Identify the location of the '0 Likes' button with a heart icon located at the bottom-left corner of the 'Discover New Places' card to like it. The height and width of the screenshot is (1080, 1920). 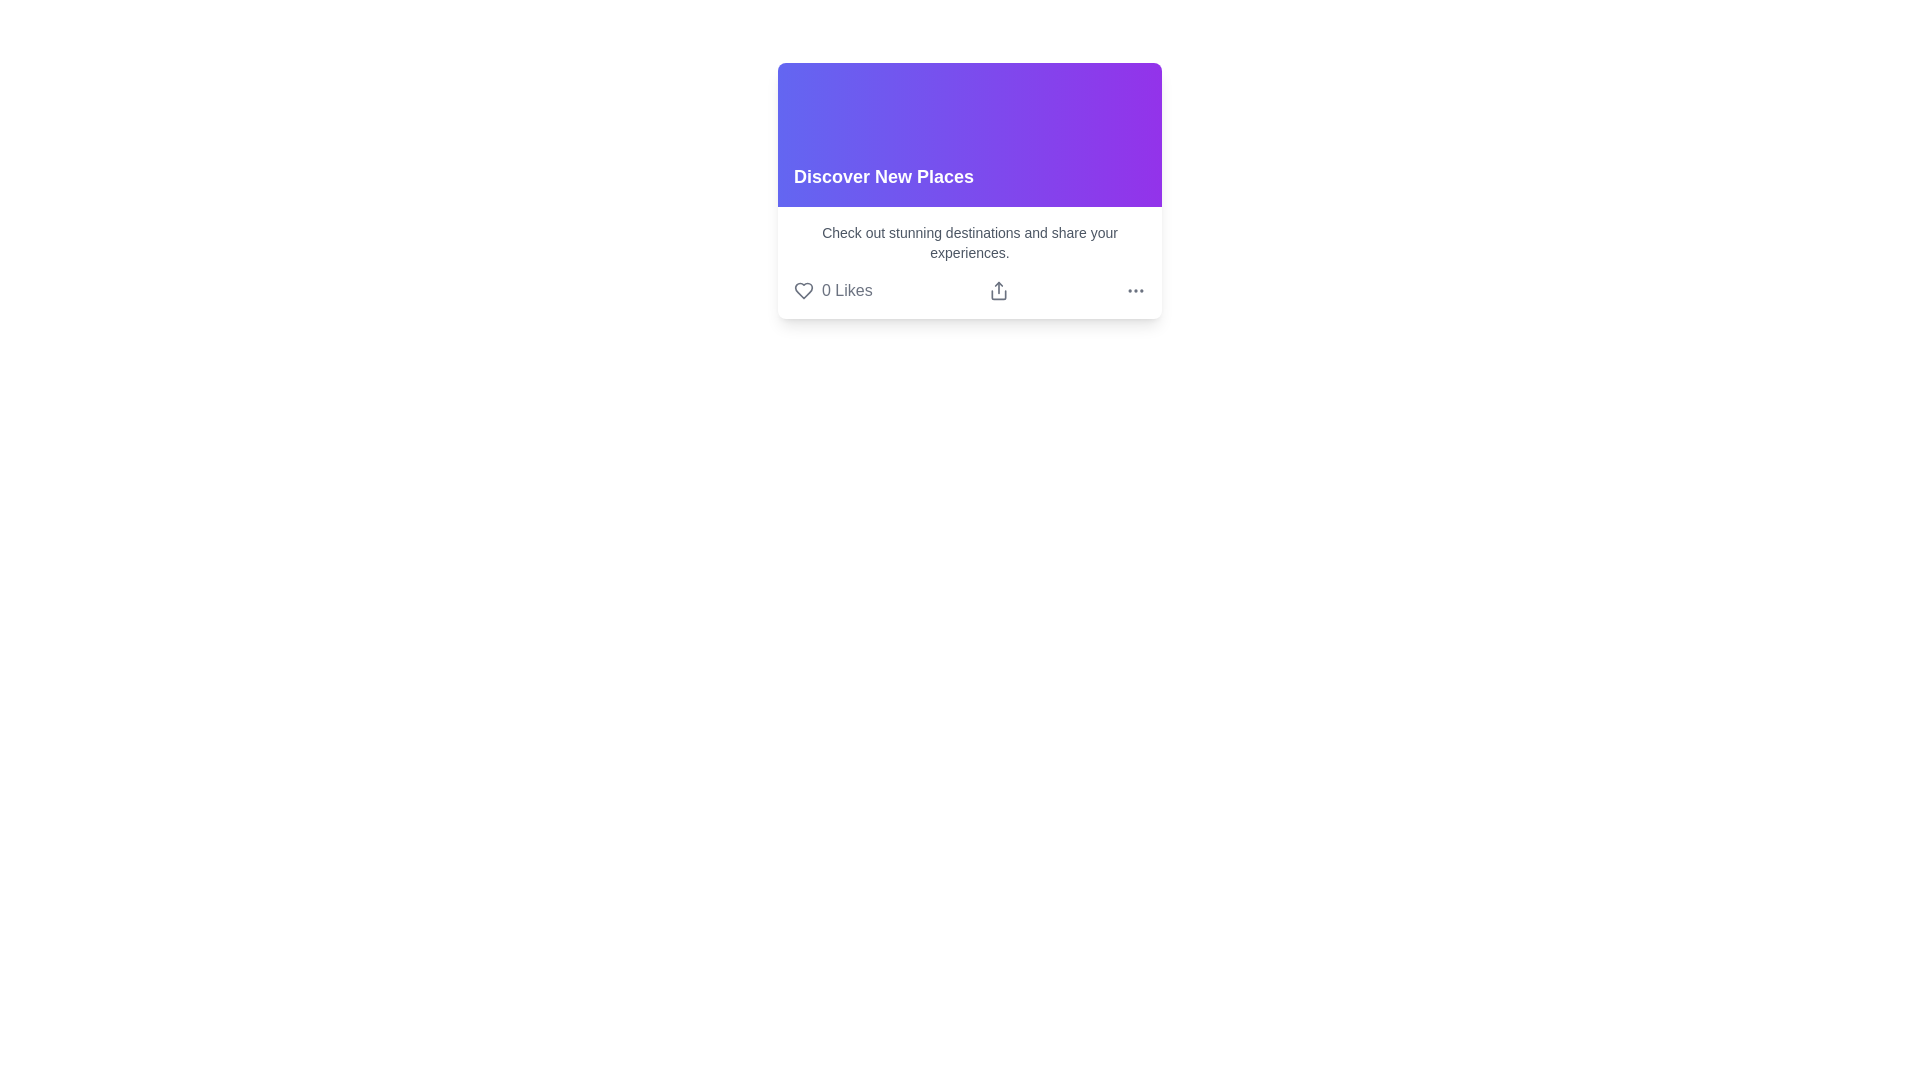
(833, 290).